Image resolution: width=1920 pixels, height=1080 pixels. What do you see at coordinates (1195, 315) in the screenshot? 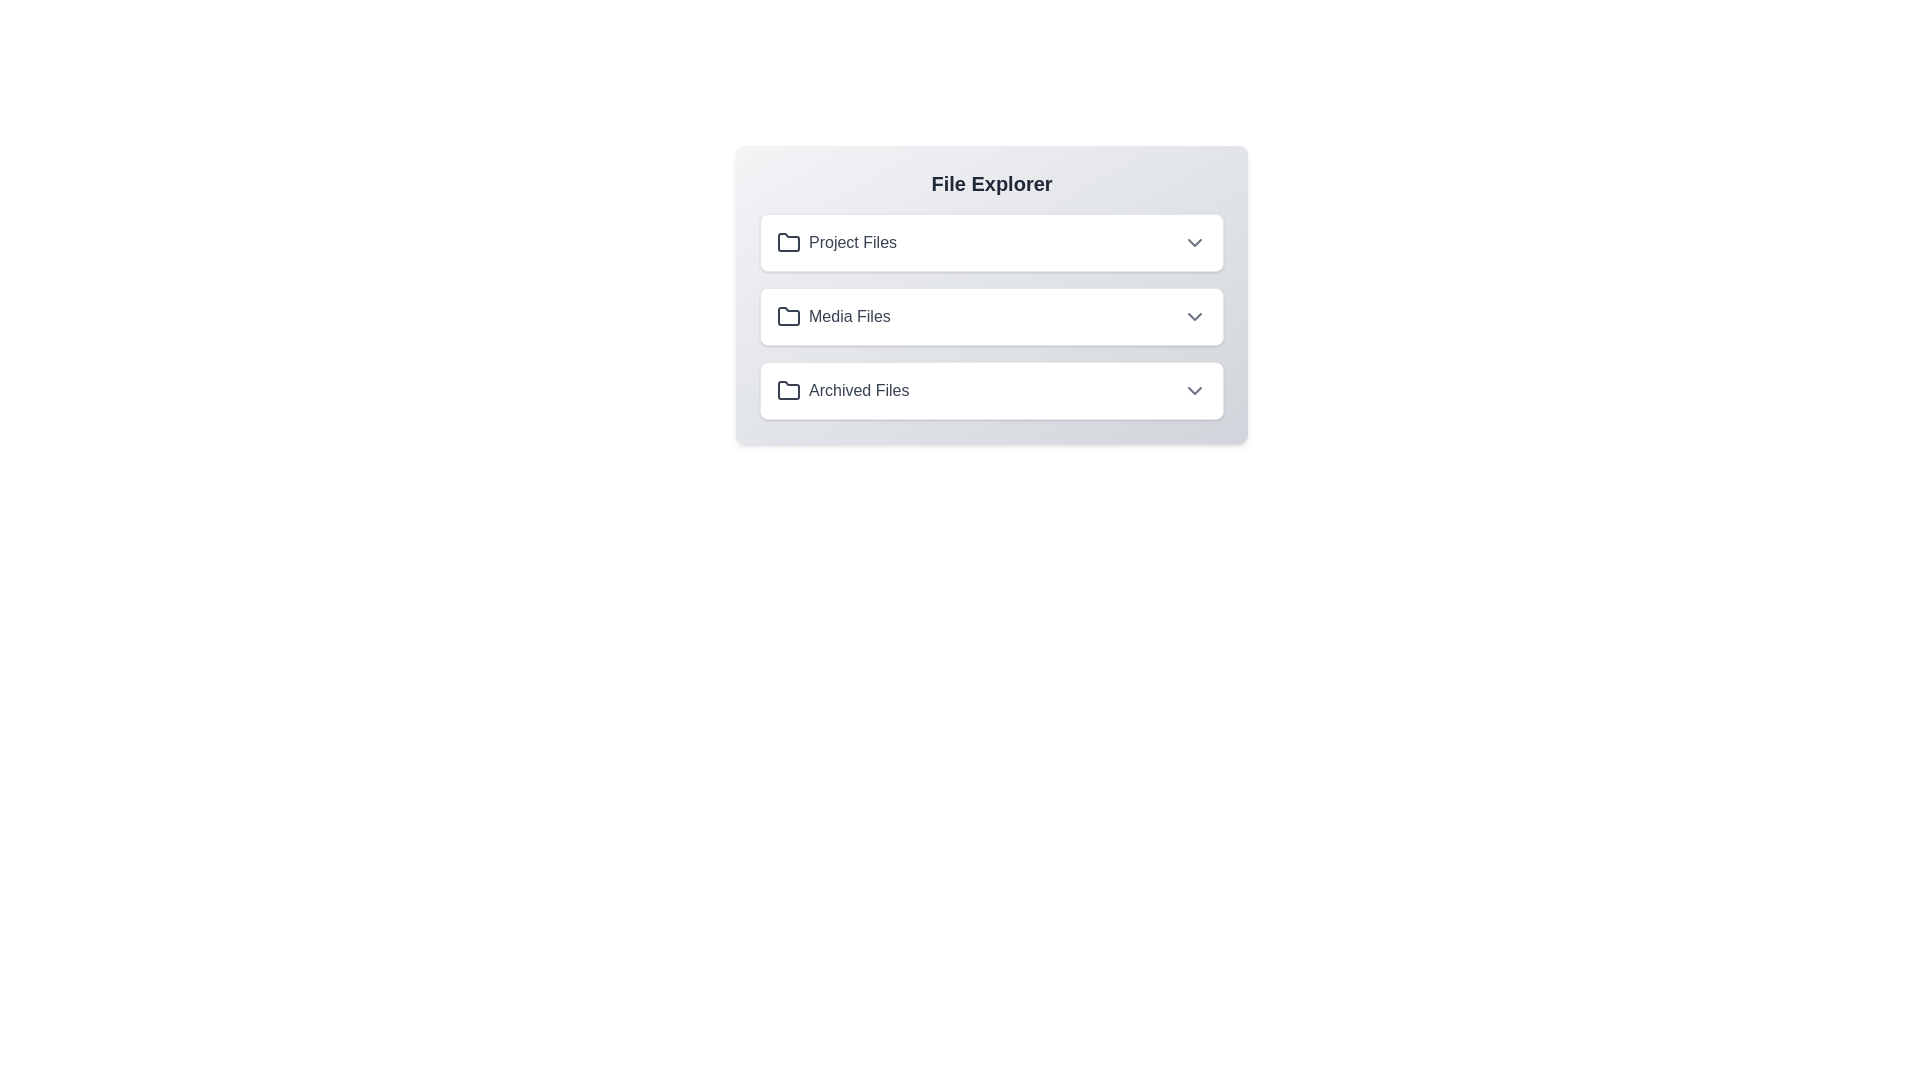
I see `the toggle button for the folder named Media Files` at bounding box center [1195, 315].